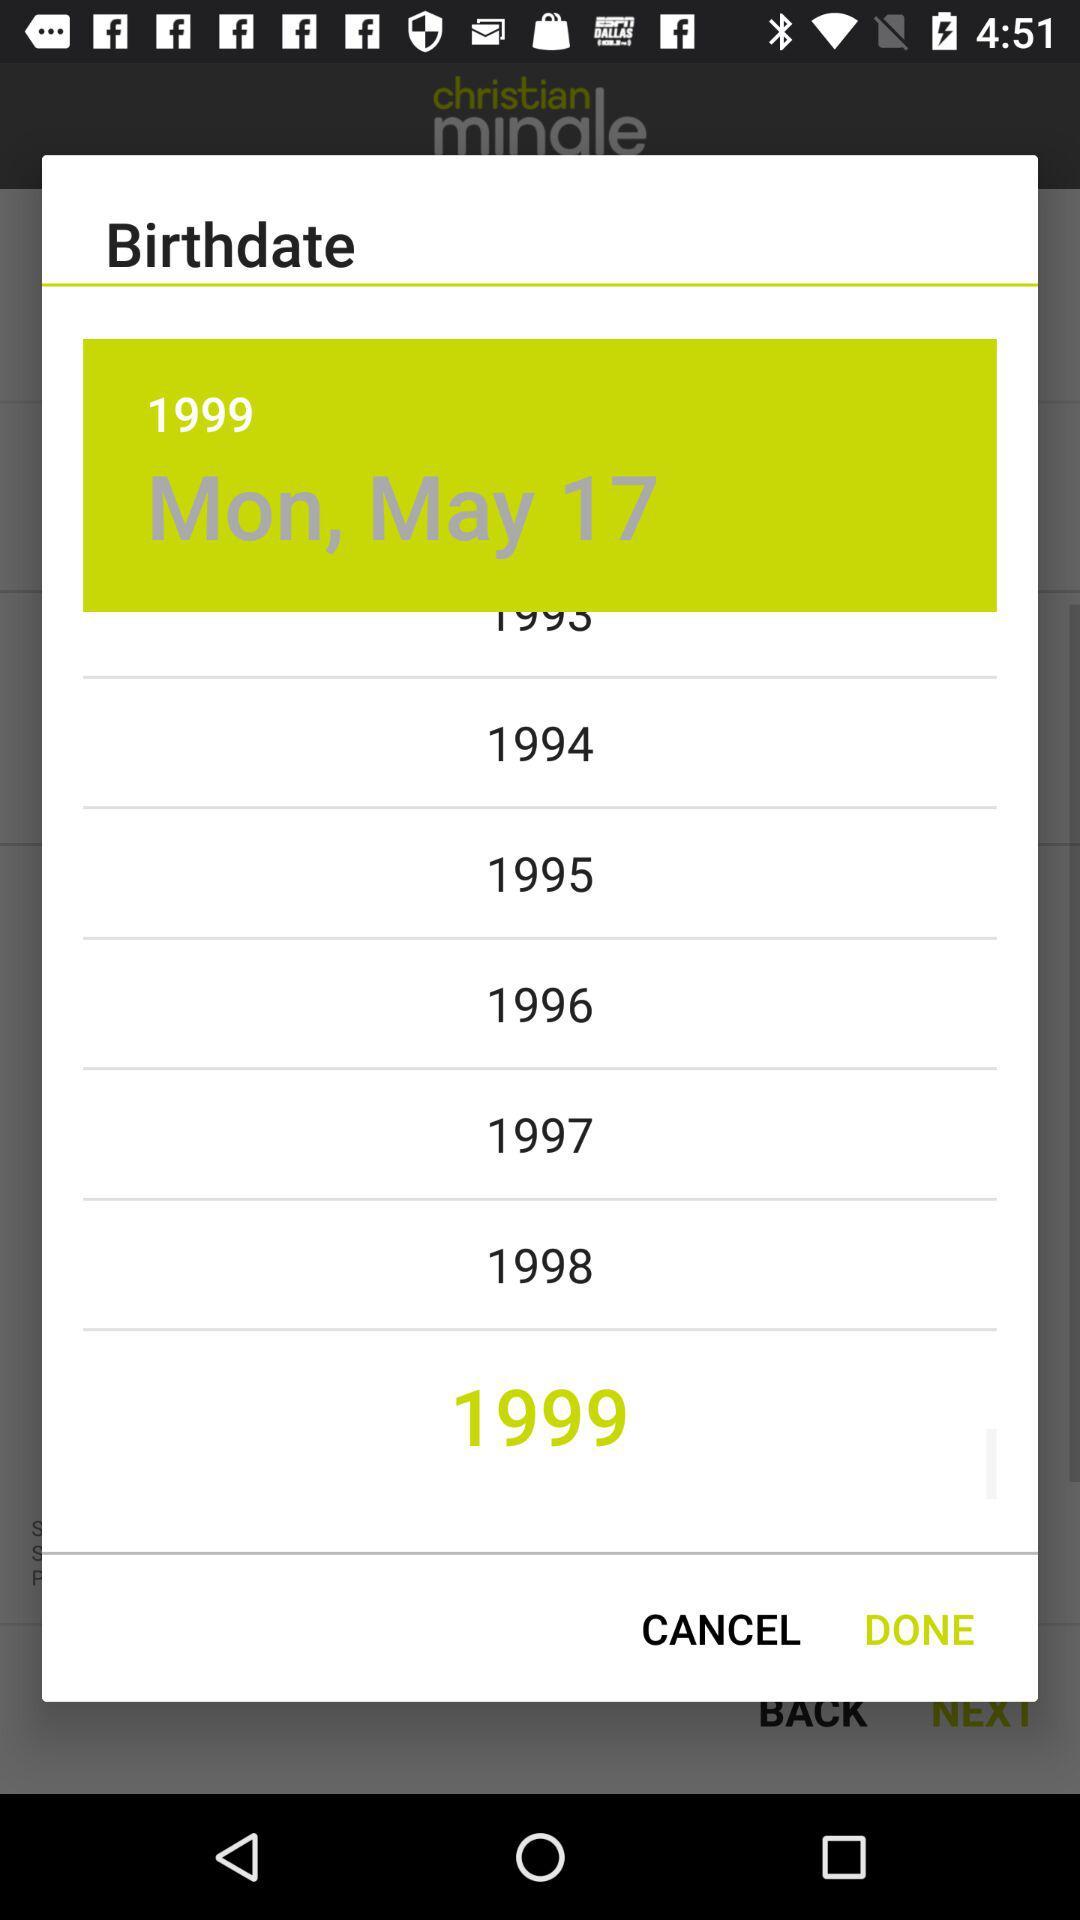 The width and height of the screenshot is (1080, 1920). I want to click on the icon below the 1999 item, so click(403, 505).